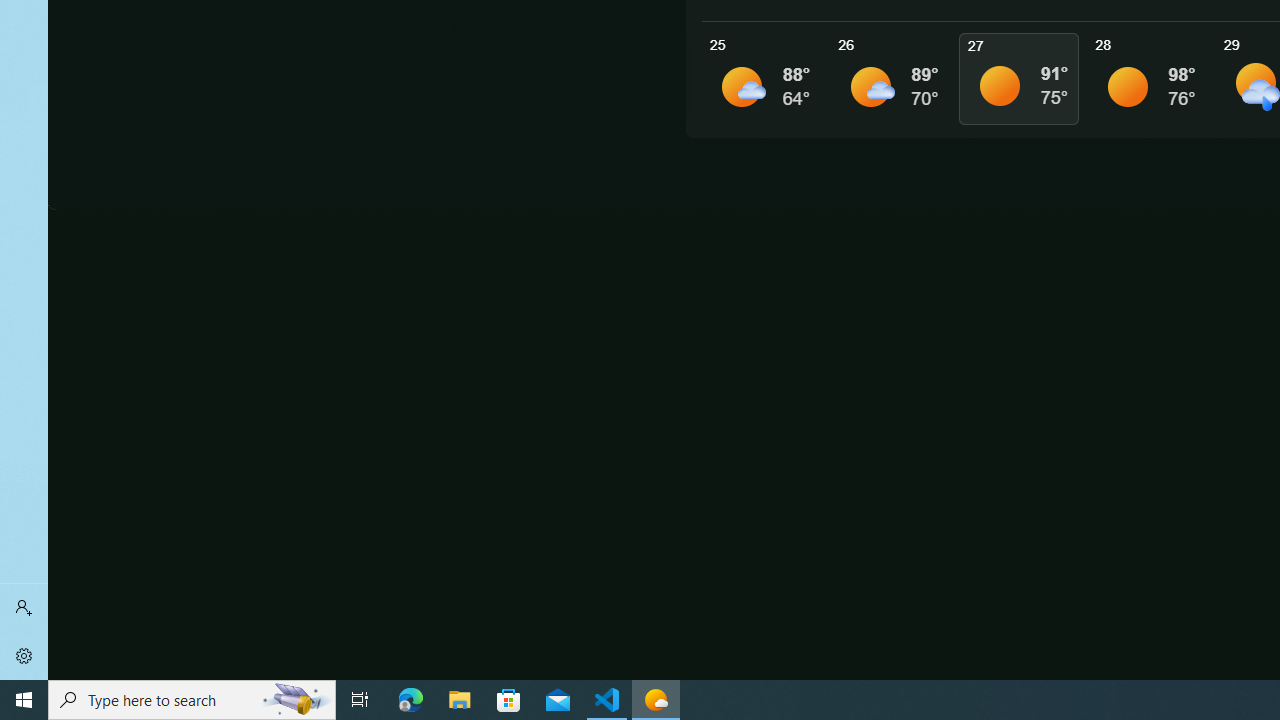  What do you see at coordinates (656, 698) in the screenshot?
I see `'Weather - 1 running window'` at bounding box center [656, 698].